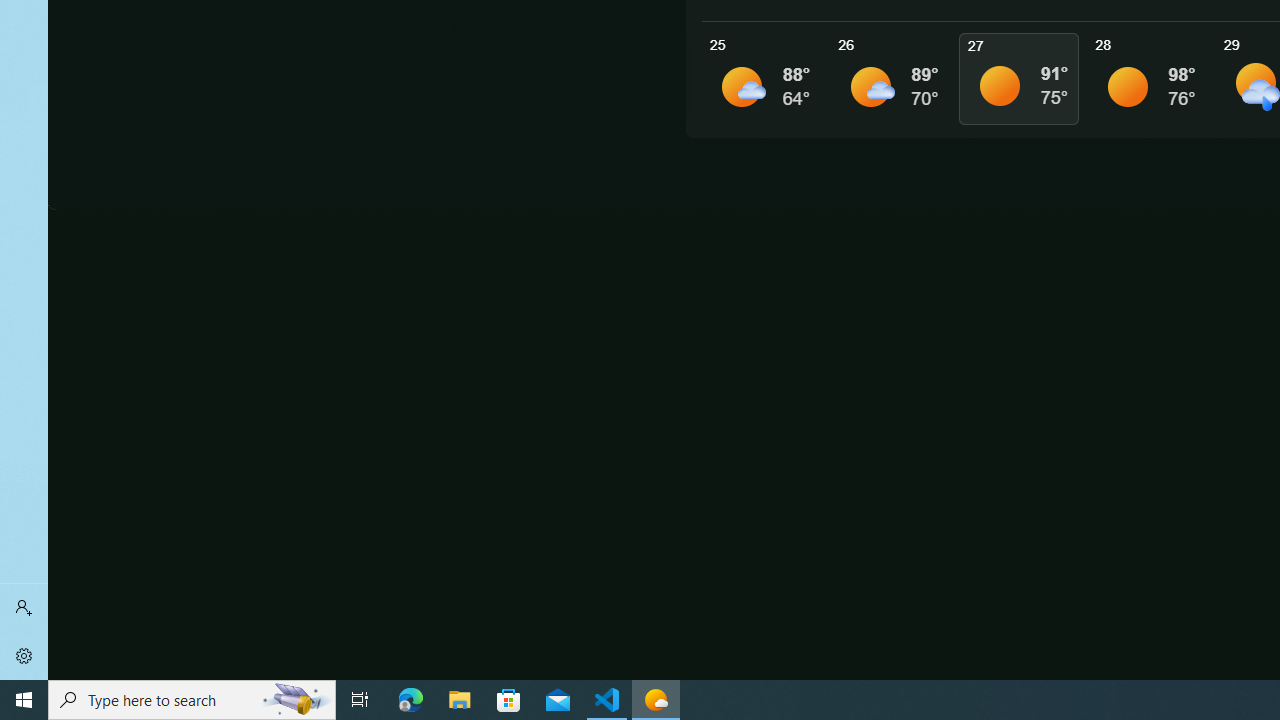  What do you see at coordinates (656, 698) in the screenshot?
I see `'Weather - 1 running window'` at bounding box center [656, 698].